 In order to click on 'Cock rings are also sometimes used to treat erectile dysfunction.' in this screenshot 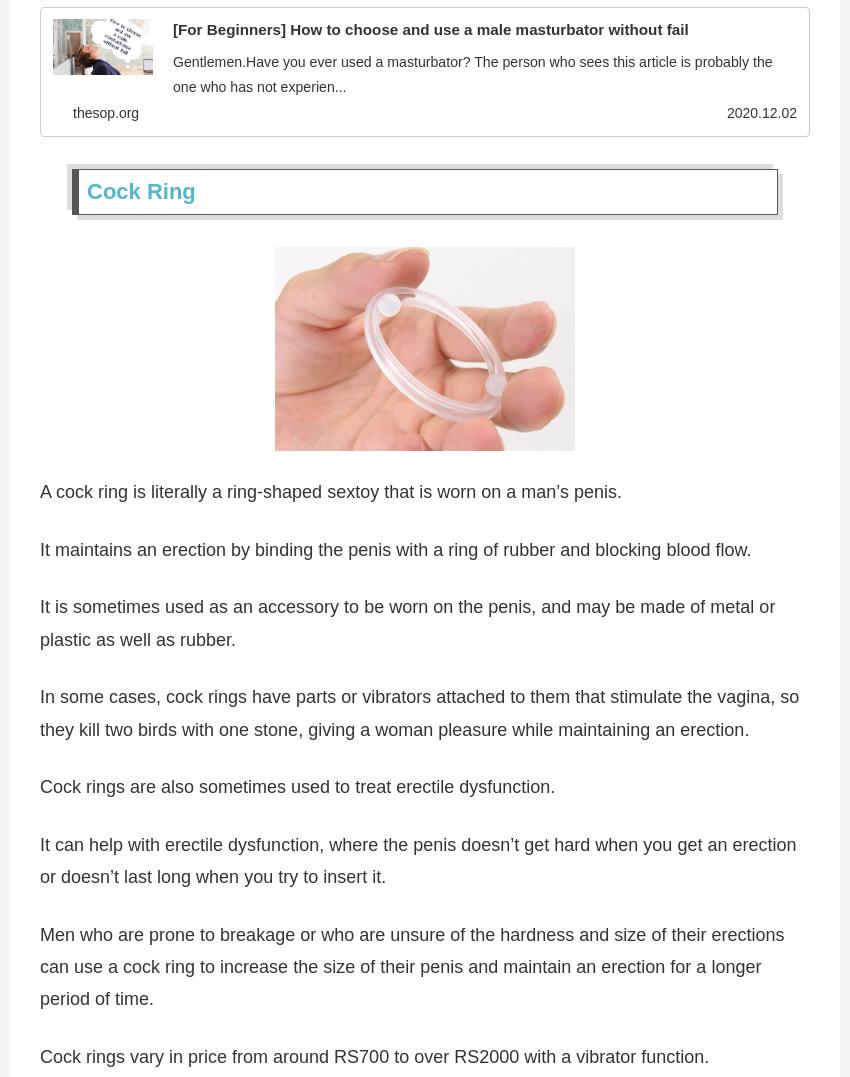, I will do `click(296, 789)`.